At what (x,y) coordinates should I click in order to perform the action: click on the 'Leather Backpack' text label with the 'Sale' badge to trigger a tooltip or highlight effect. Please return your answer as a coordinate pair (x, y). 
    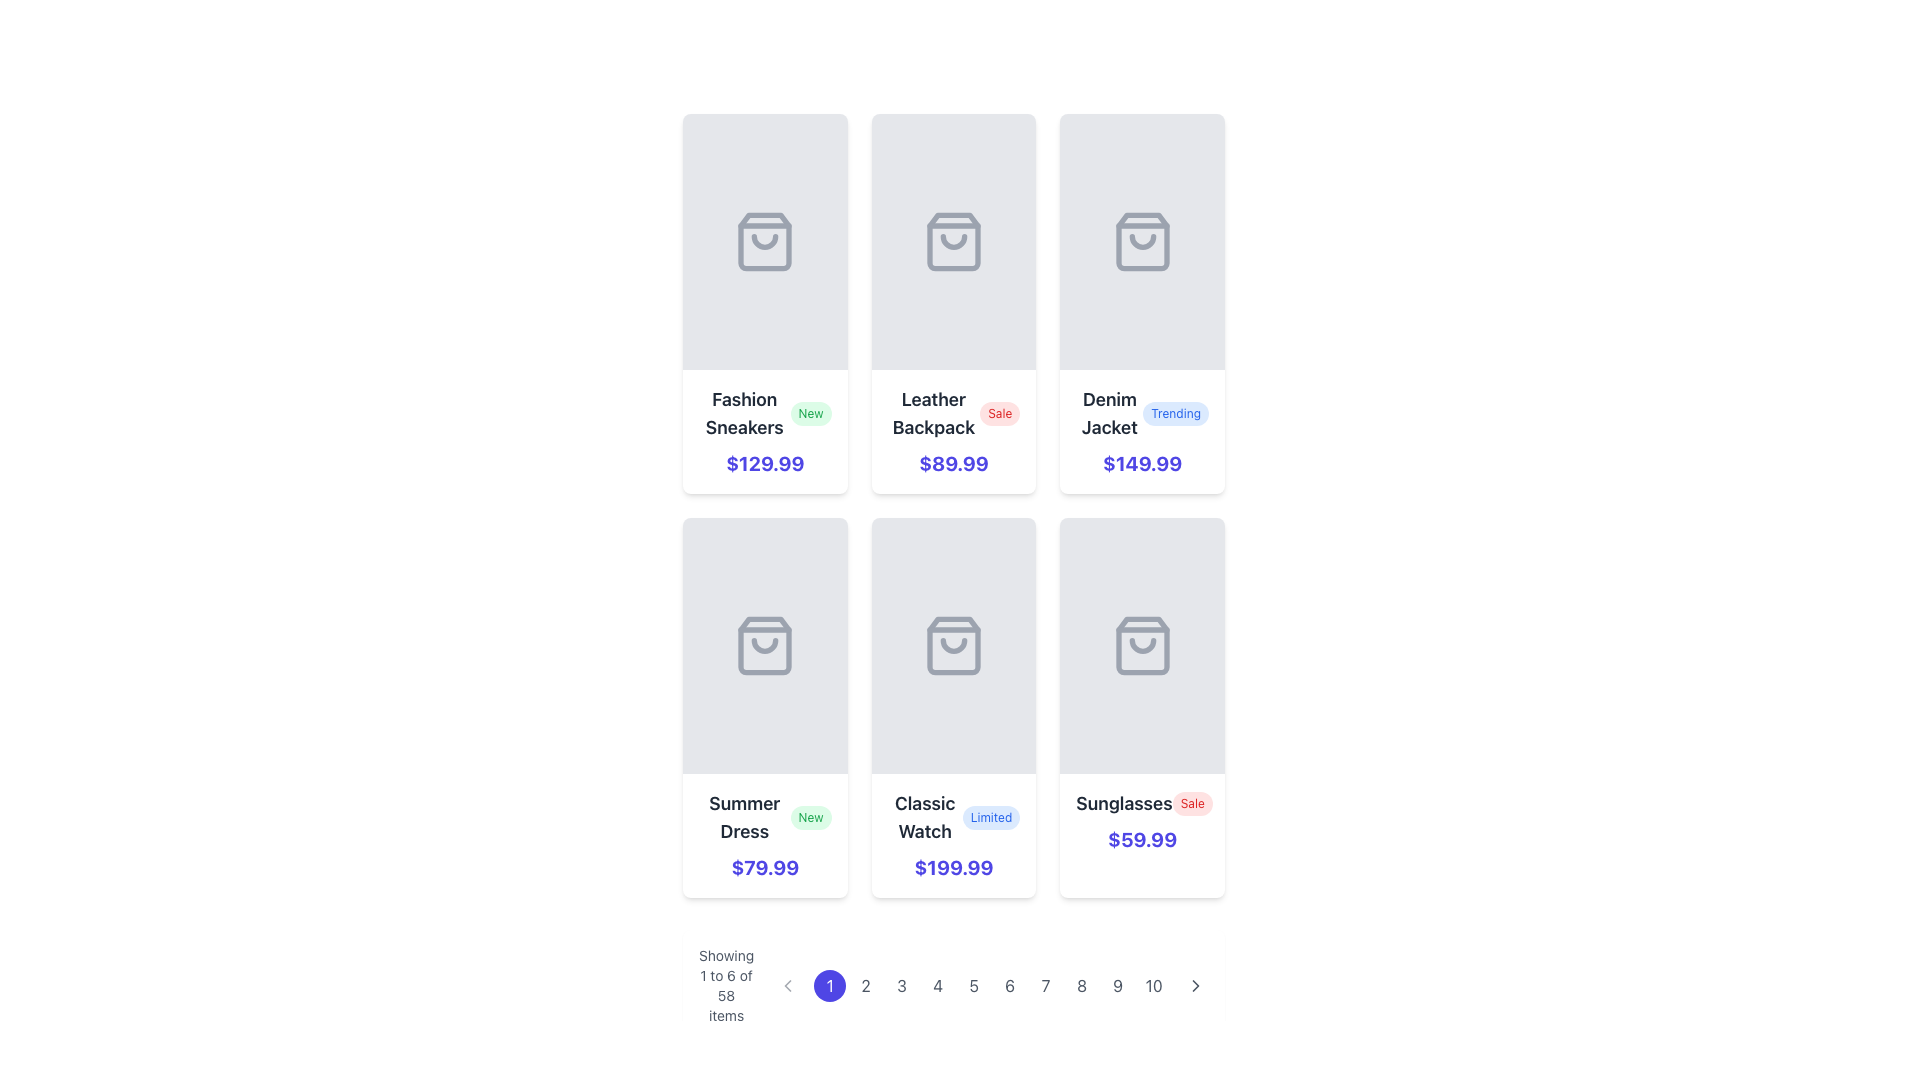
    Looking at the image, I should click on (953, 412).